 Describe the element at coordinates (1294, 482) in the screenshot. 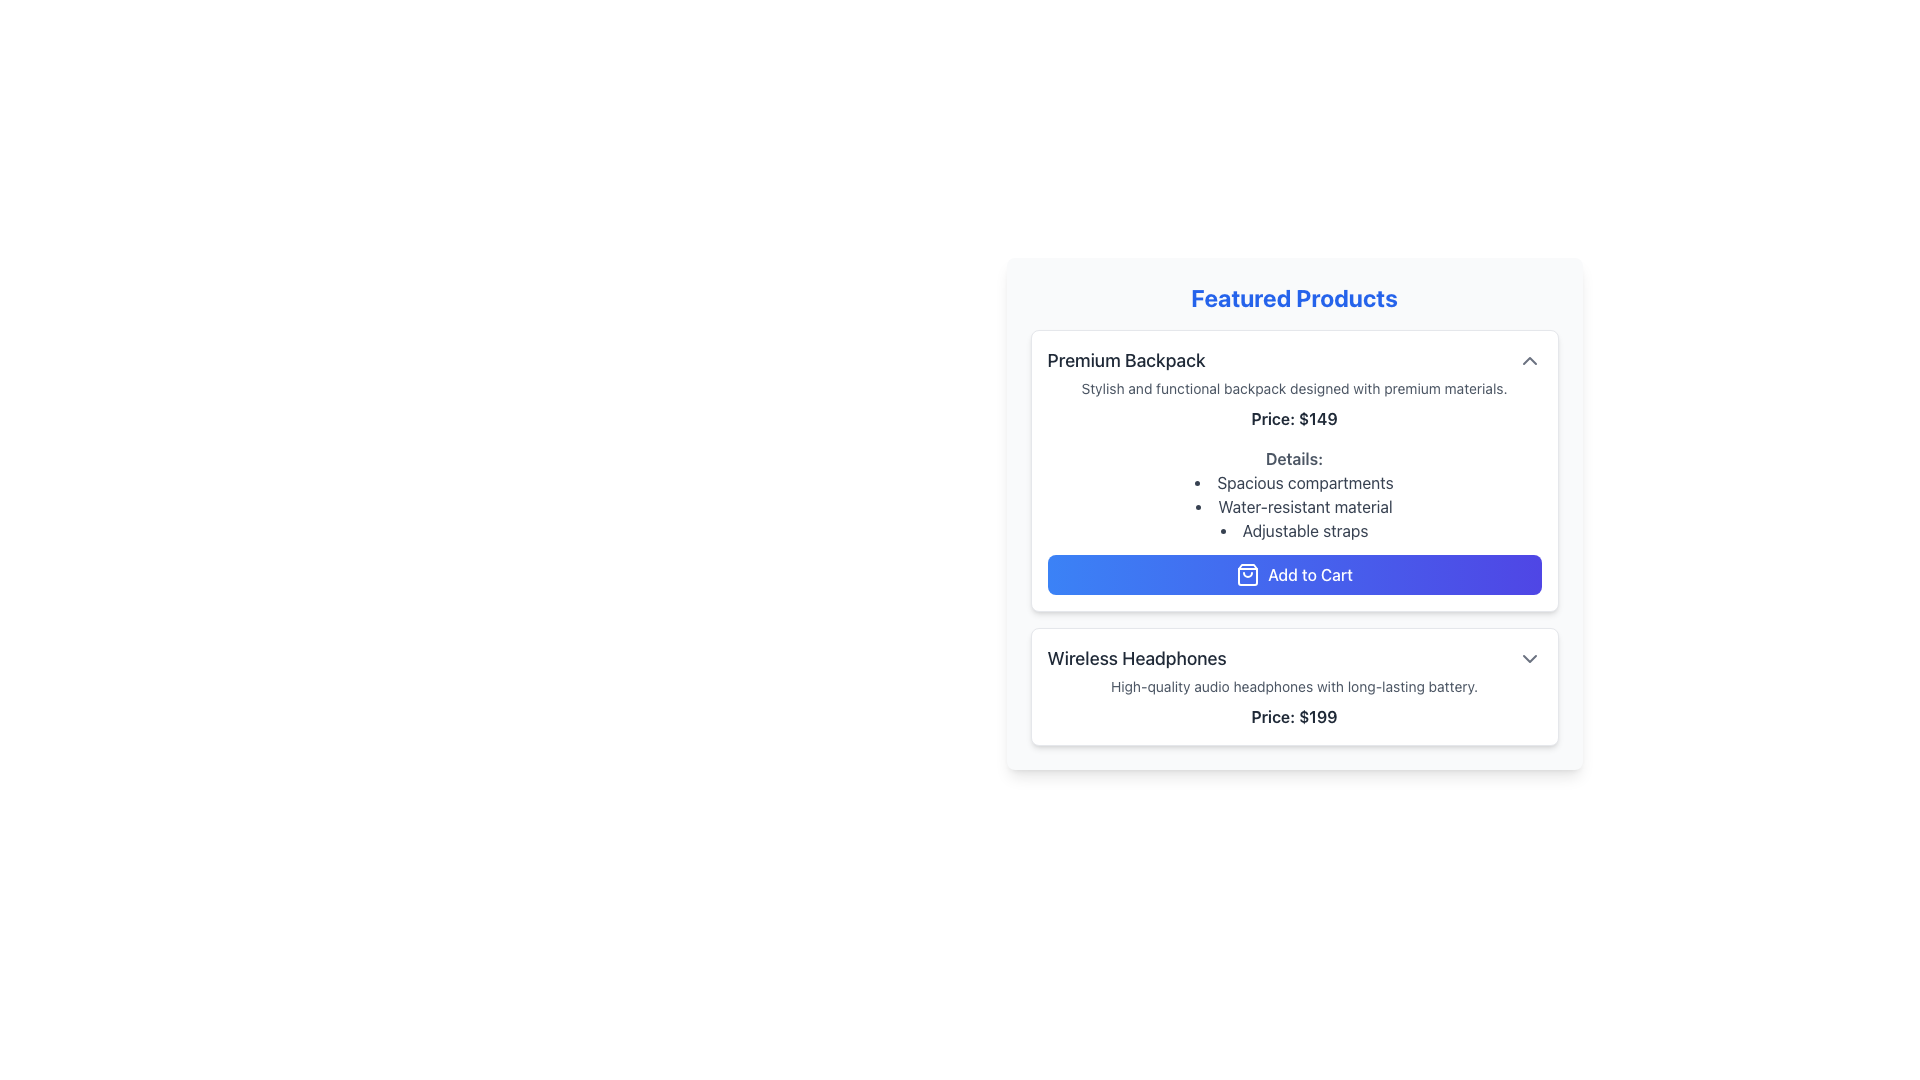

I see `the text element that reads 'Spacious compartments', the first item in the bullet-point list under the 'Details' section of the 'Premium Backpack' product description` at that location.